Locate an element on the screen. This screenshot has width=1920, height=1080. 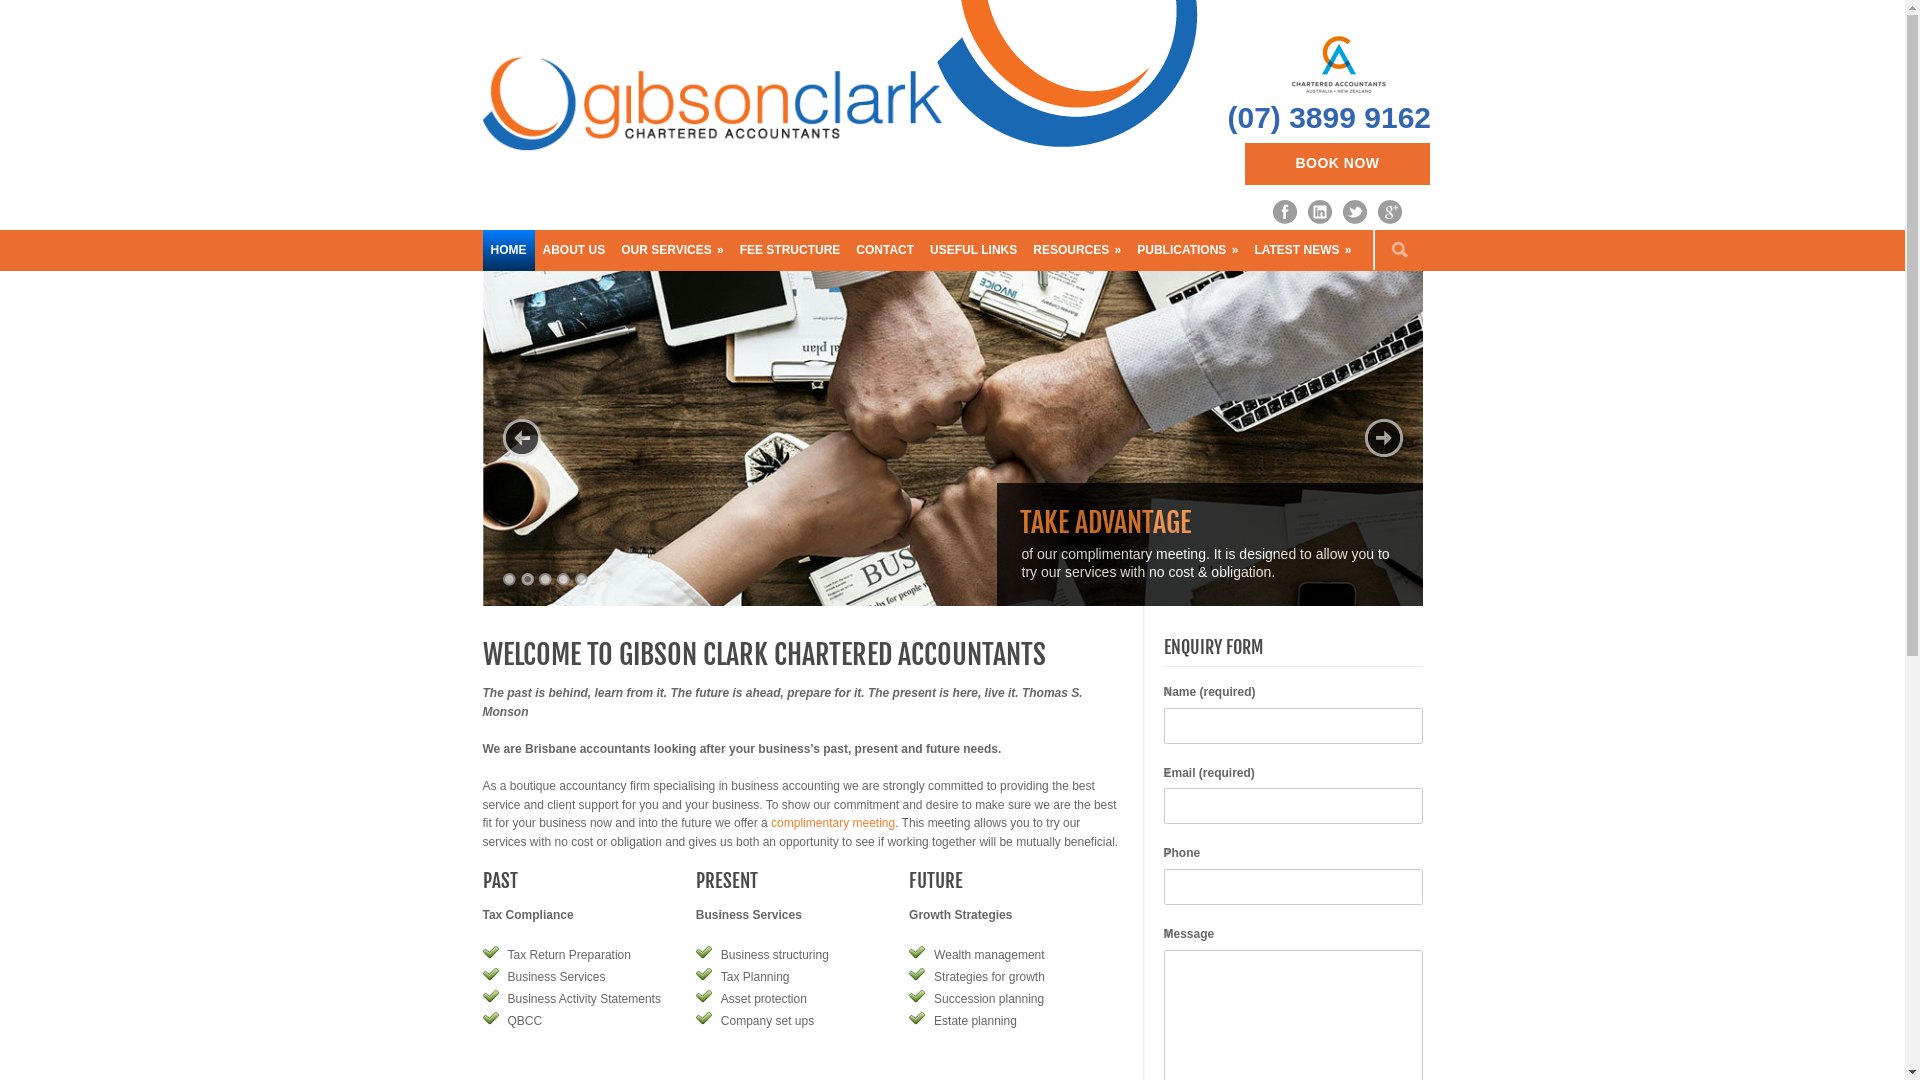
'5' is located at coordinates (579, 579).